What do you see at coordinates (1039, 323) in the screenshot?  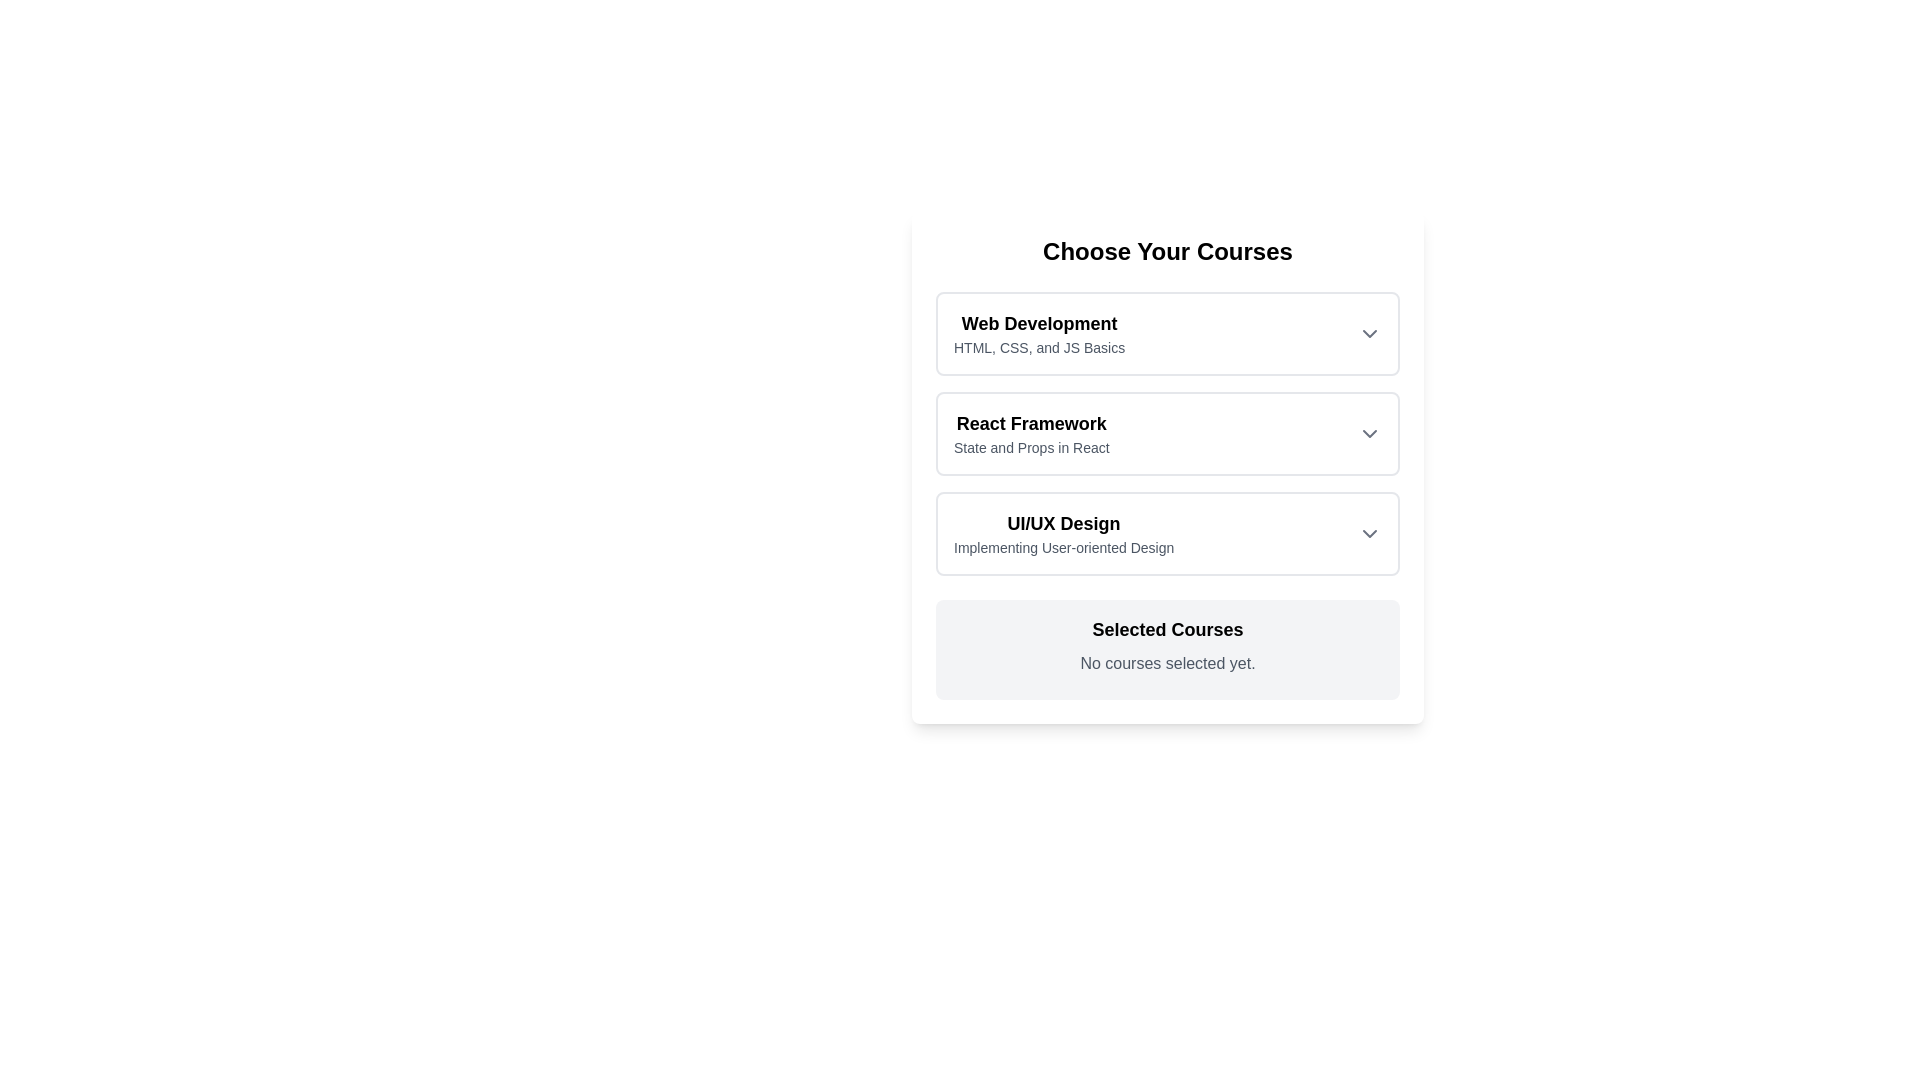 I see `the 'Web Development' text header in bold, larger font size, located at the top-left of the course card` at bounding box center [1039, 323].